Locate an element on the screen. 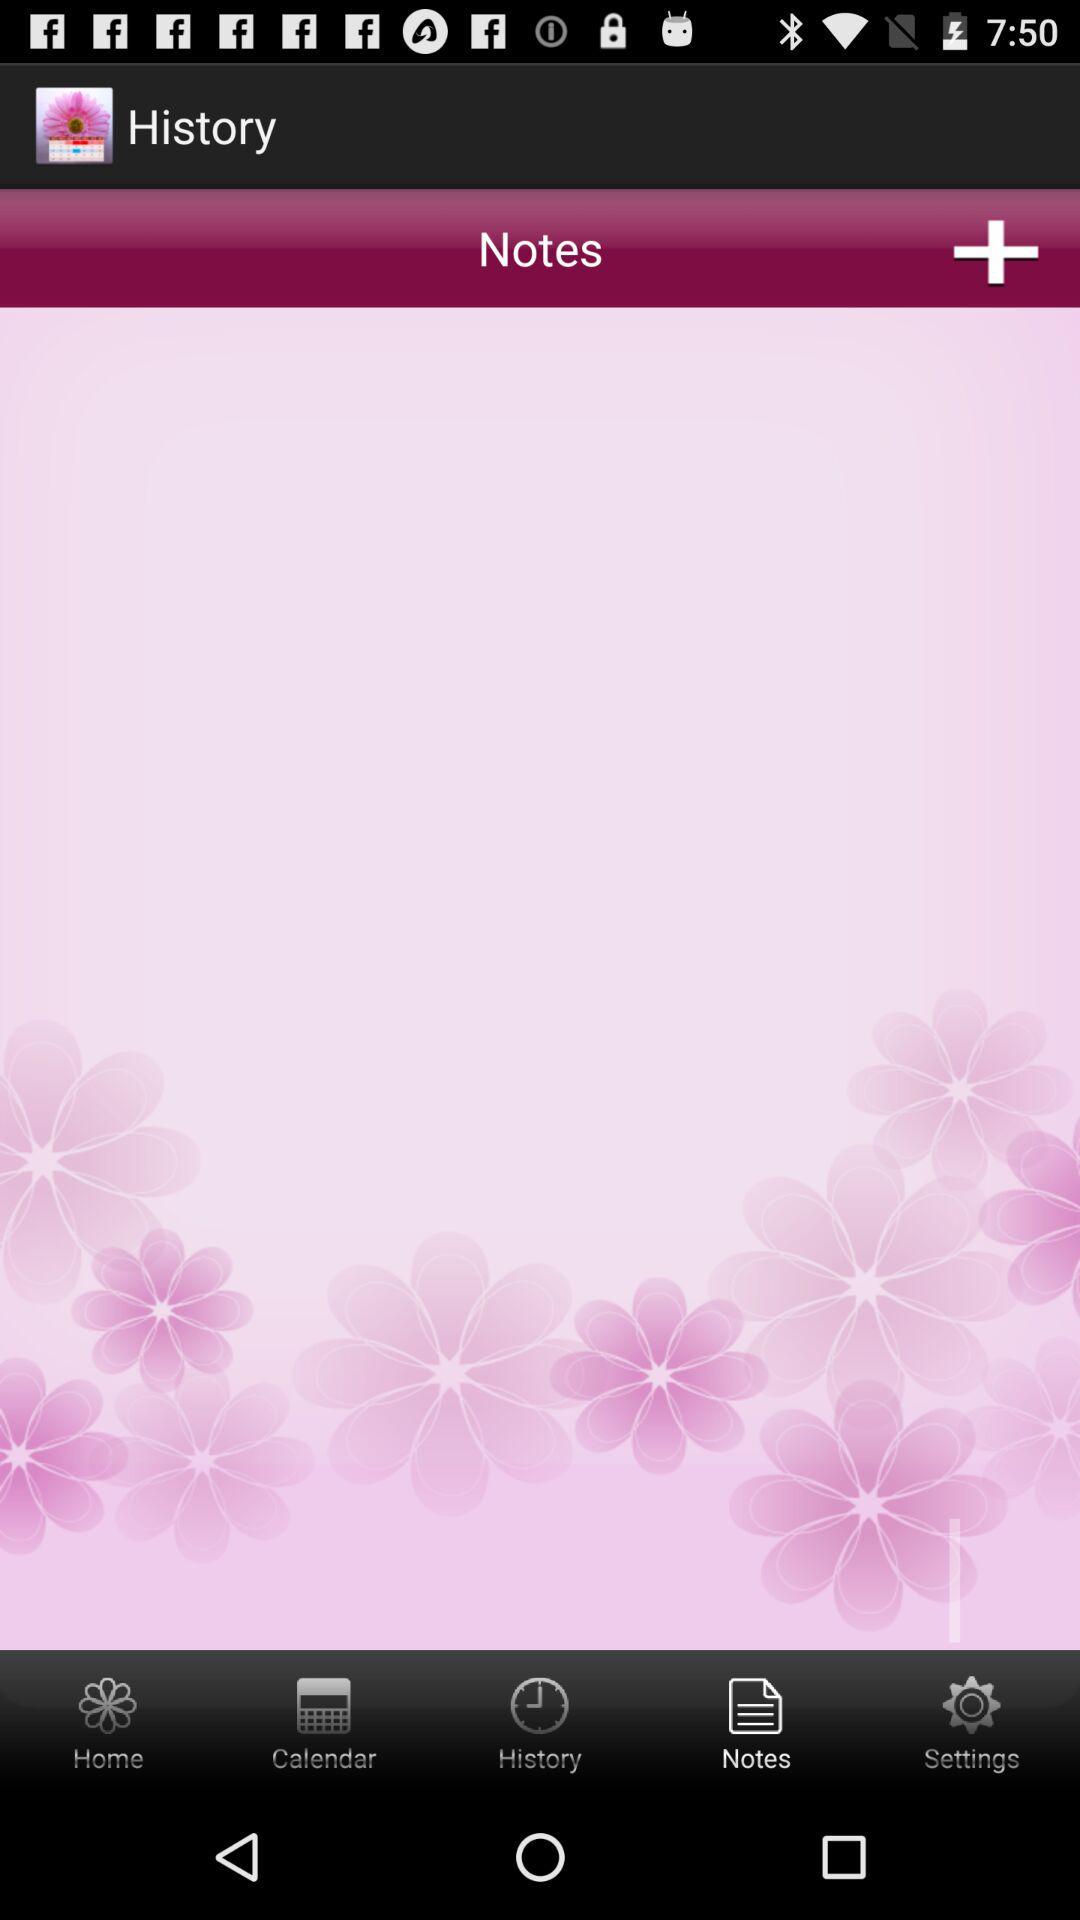 Image resolution: width=1080 pixels, height=1920 pixels. home button is located at coordinates (108, 1721).